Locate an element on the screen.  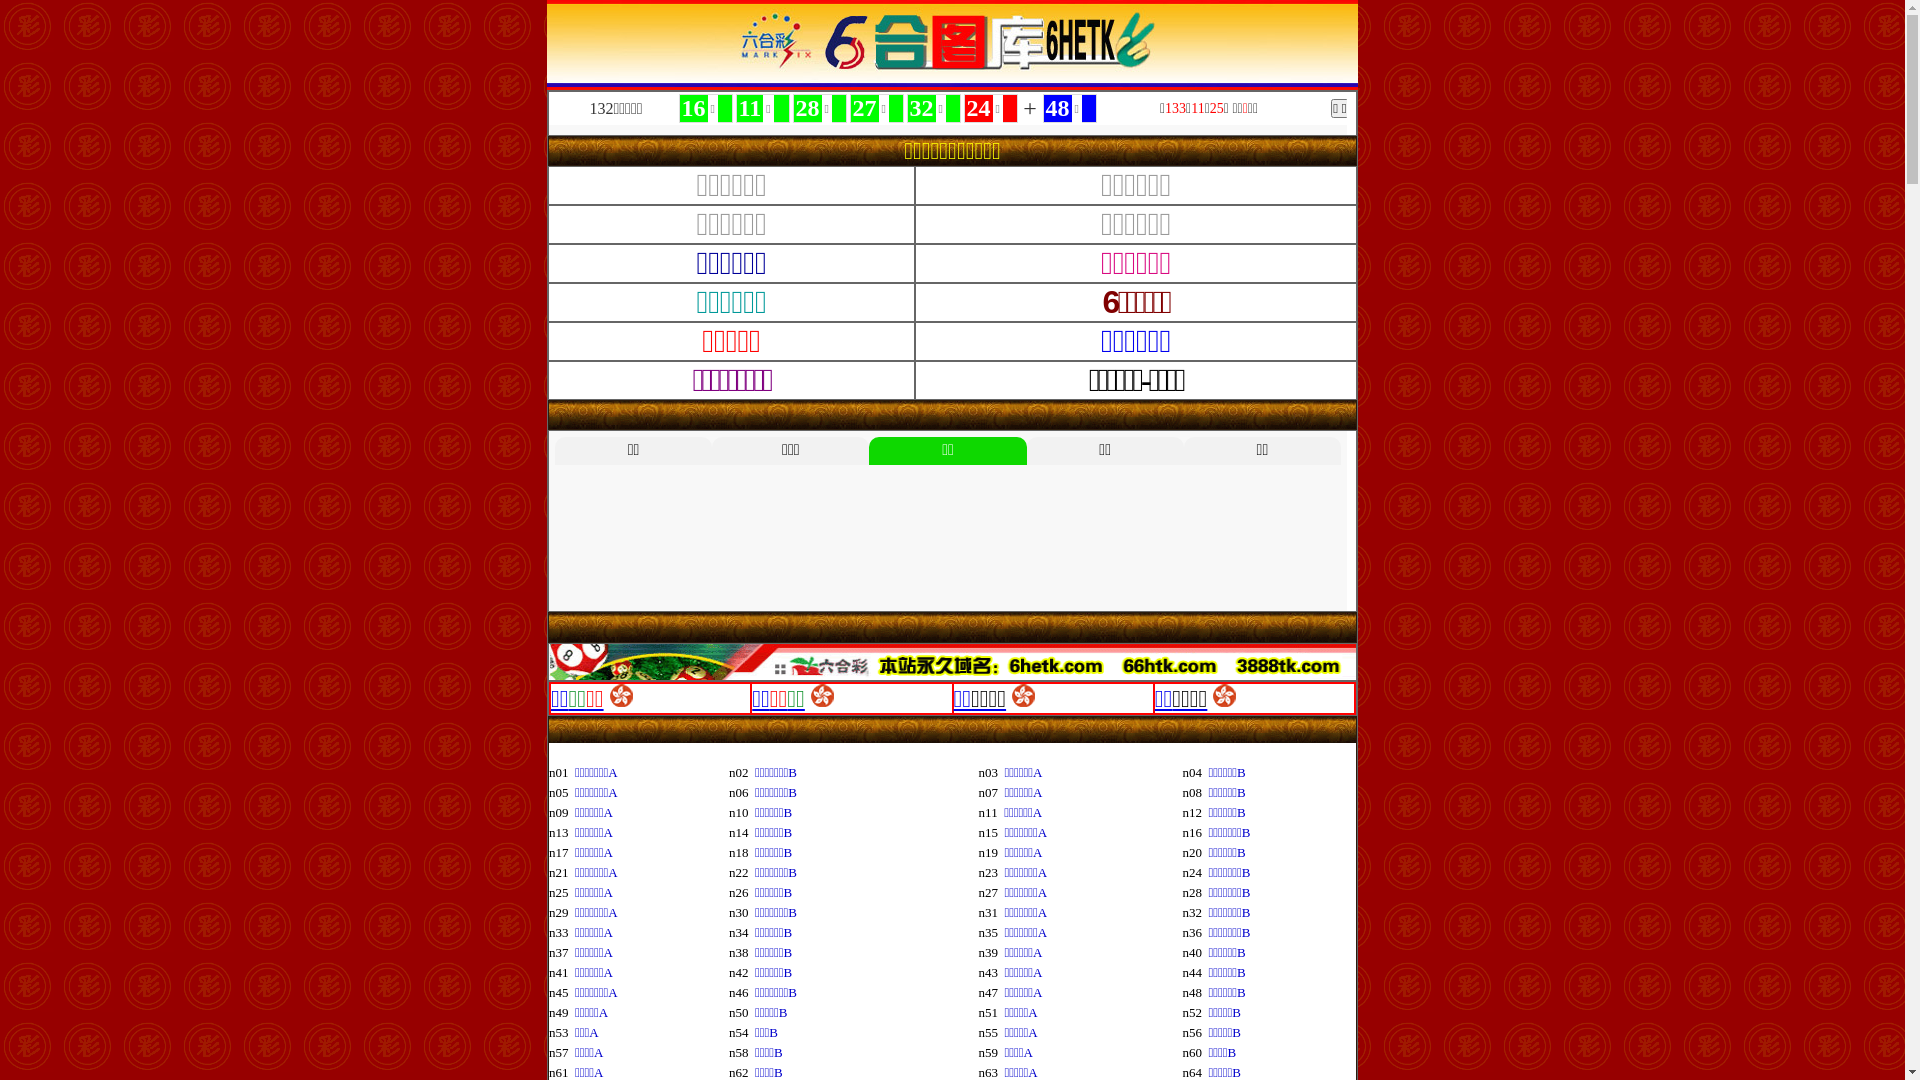
'n25 ' is located at coordinates (560, 891).